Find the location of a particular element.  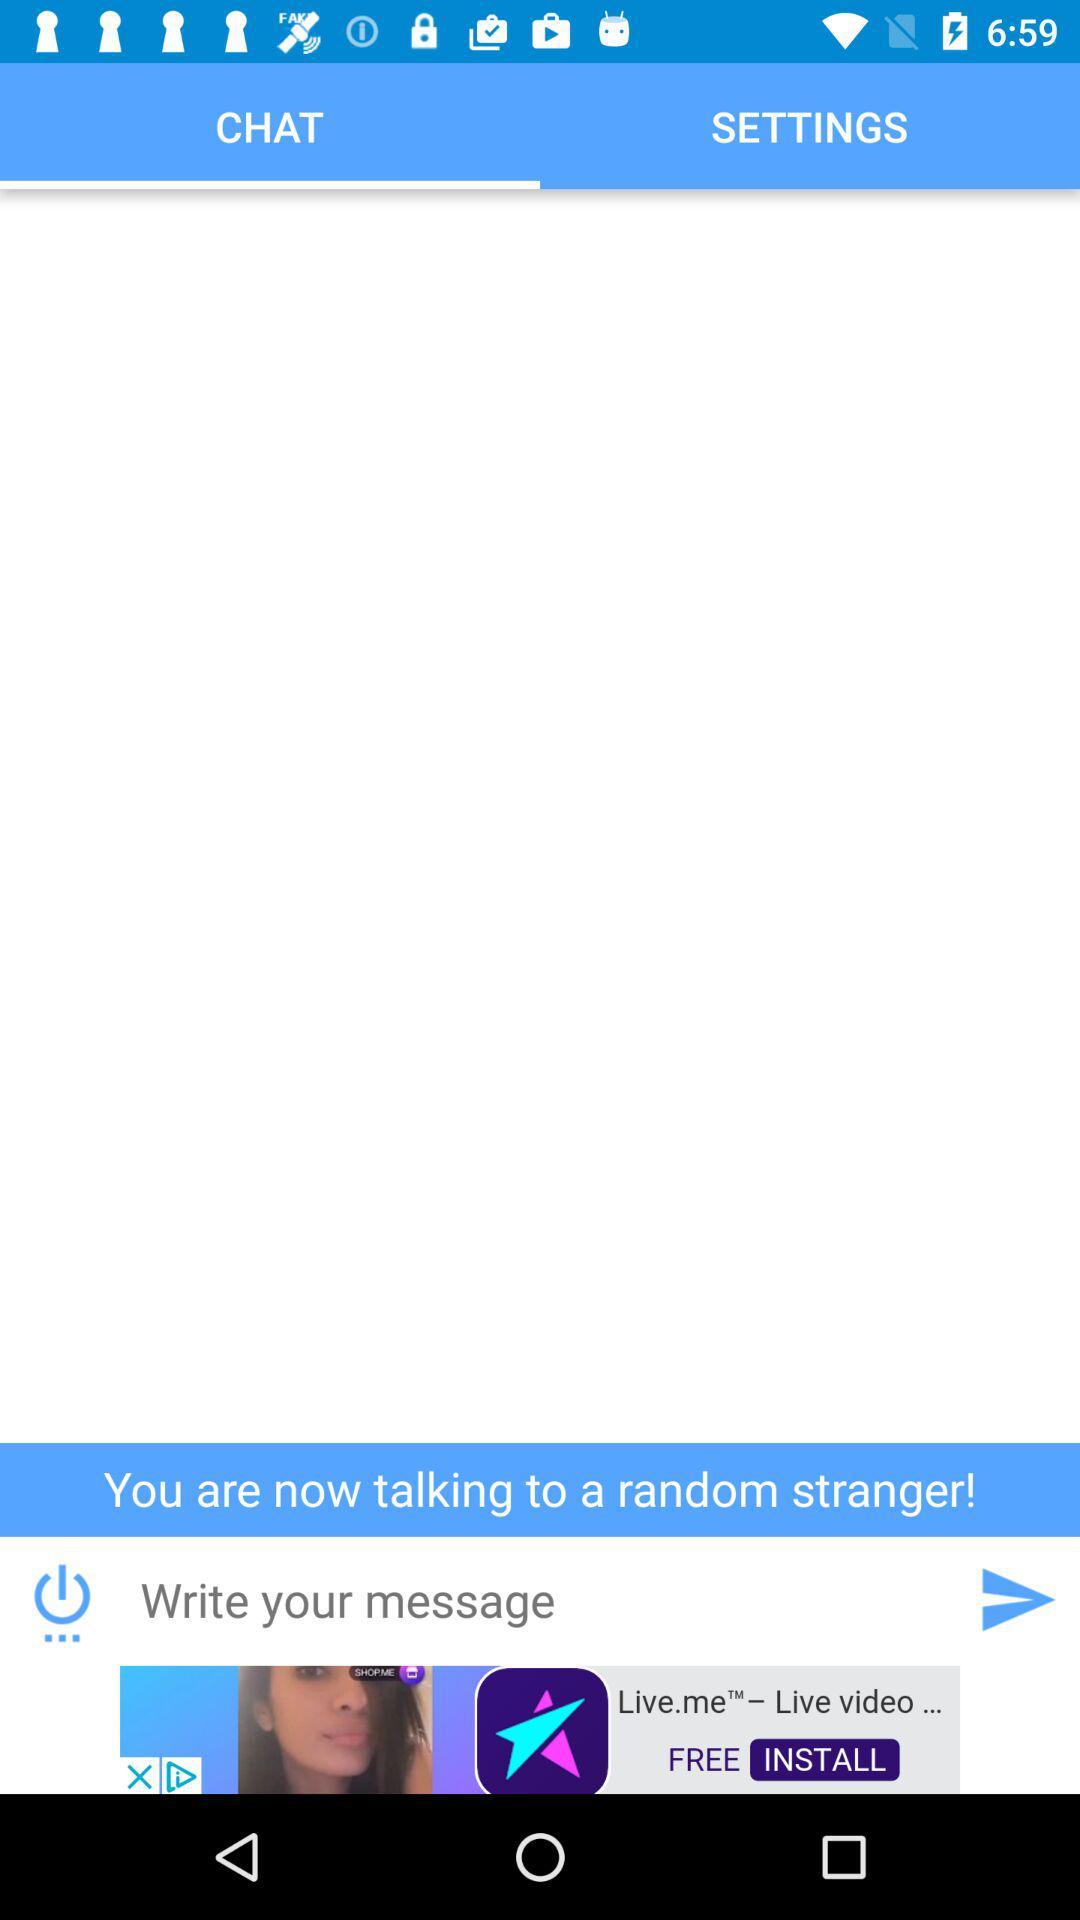

message is located at coordinates (538, 1598).